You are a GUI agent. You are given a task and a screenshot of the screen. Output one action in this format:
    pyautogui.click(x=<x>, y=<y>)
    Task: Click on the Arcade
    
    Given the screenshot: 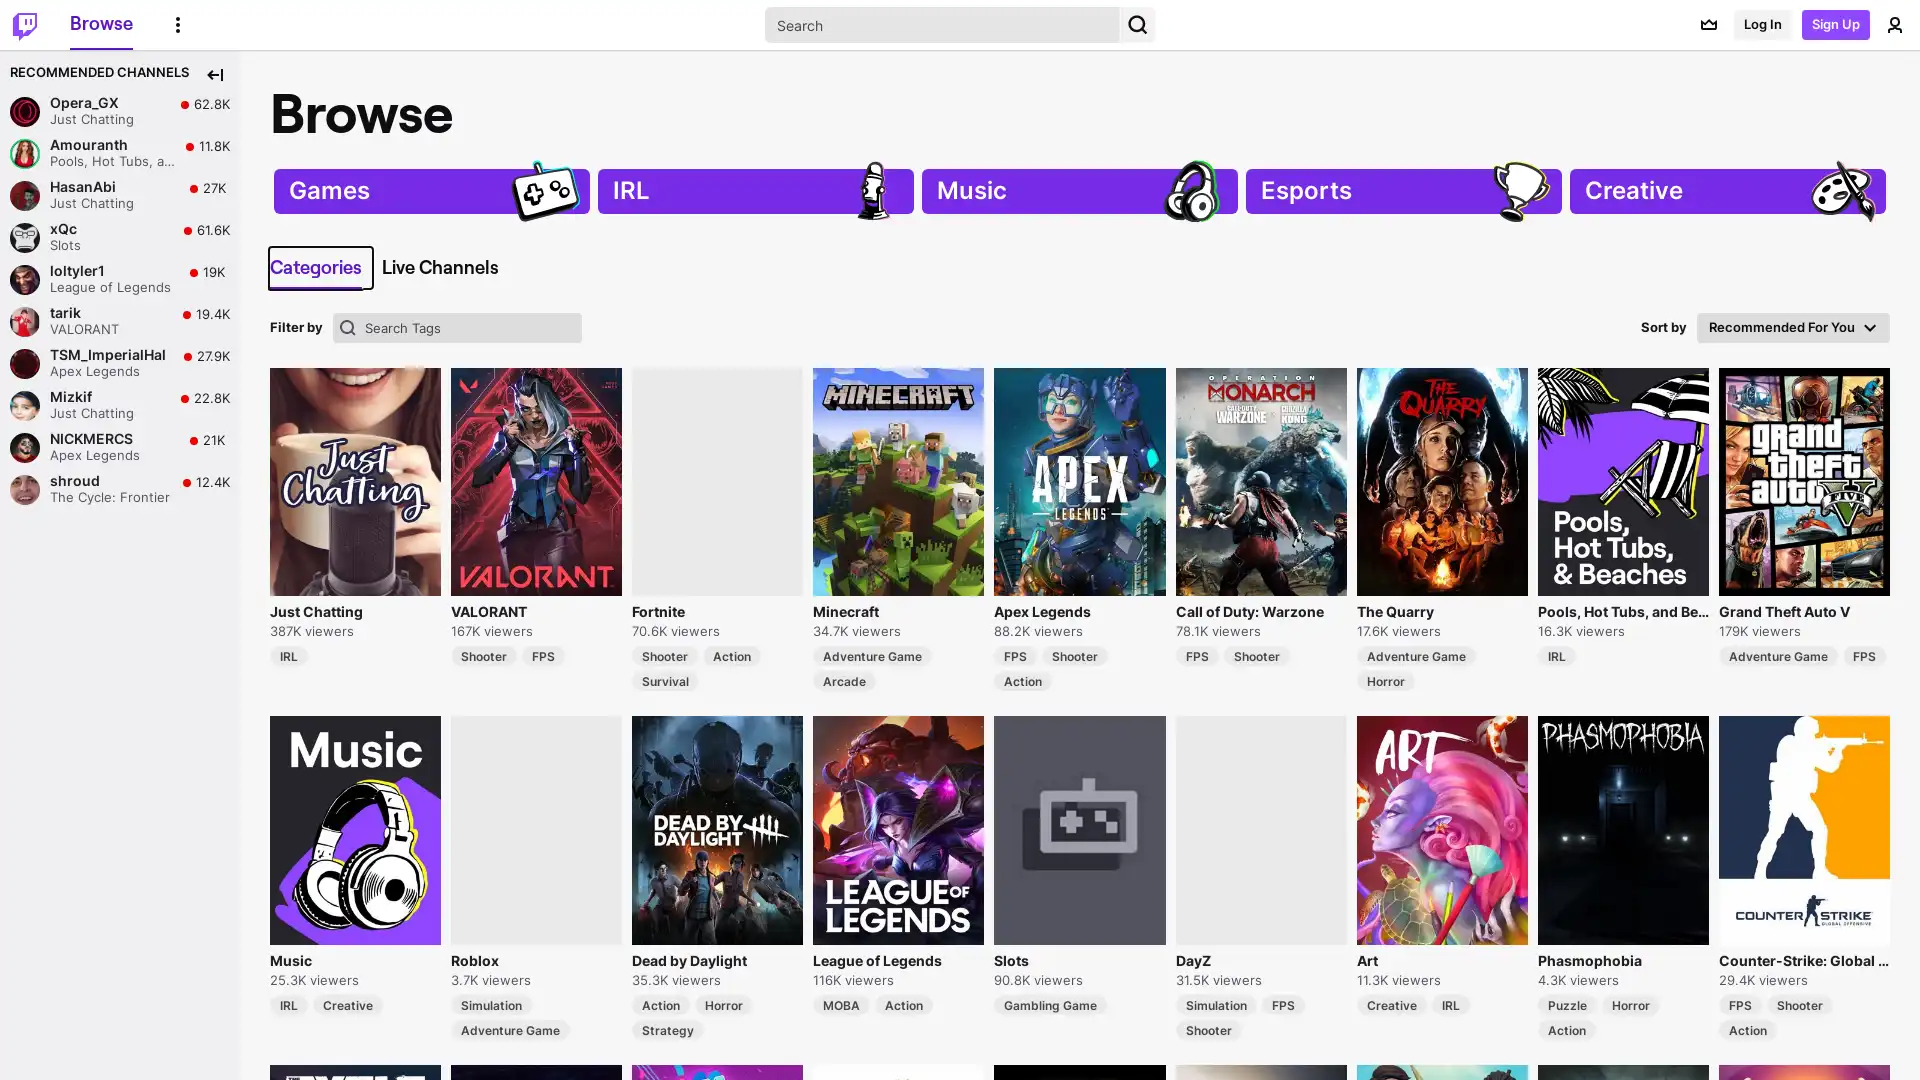 What is the action you would take?
    pyautogui.click(x=844, y=680)
    